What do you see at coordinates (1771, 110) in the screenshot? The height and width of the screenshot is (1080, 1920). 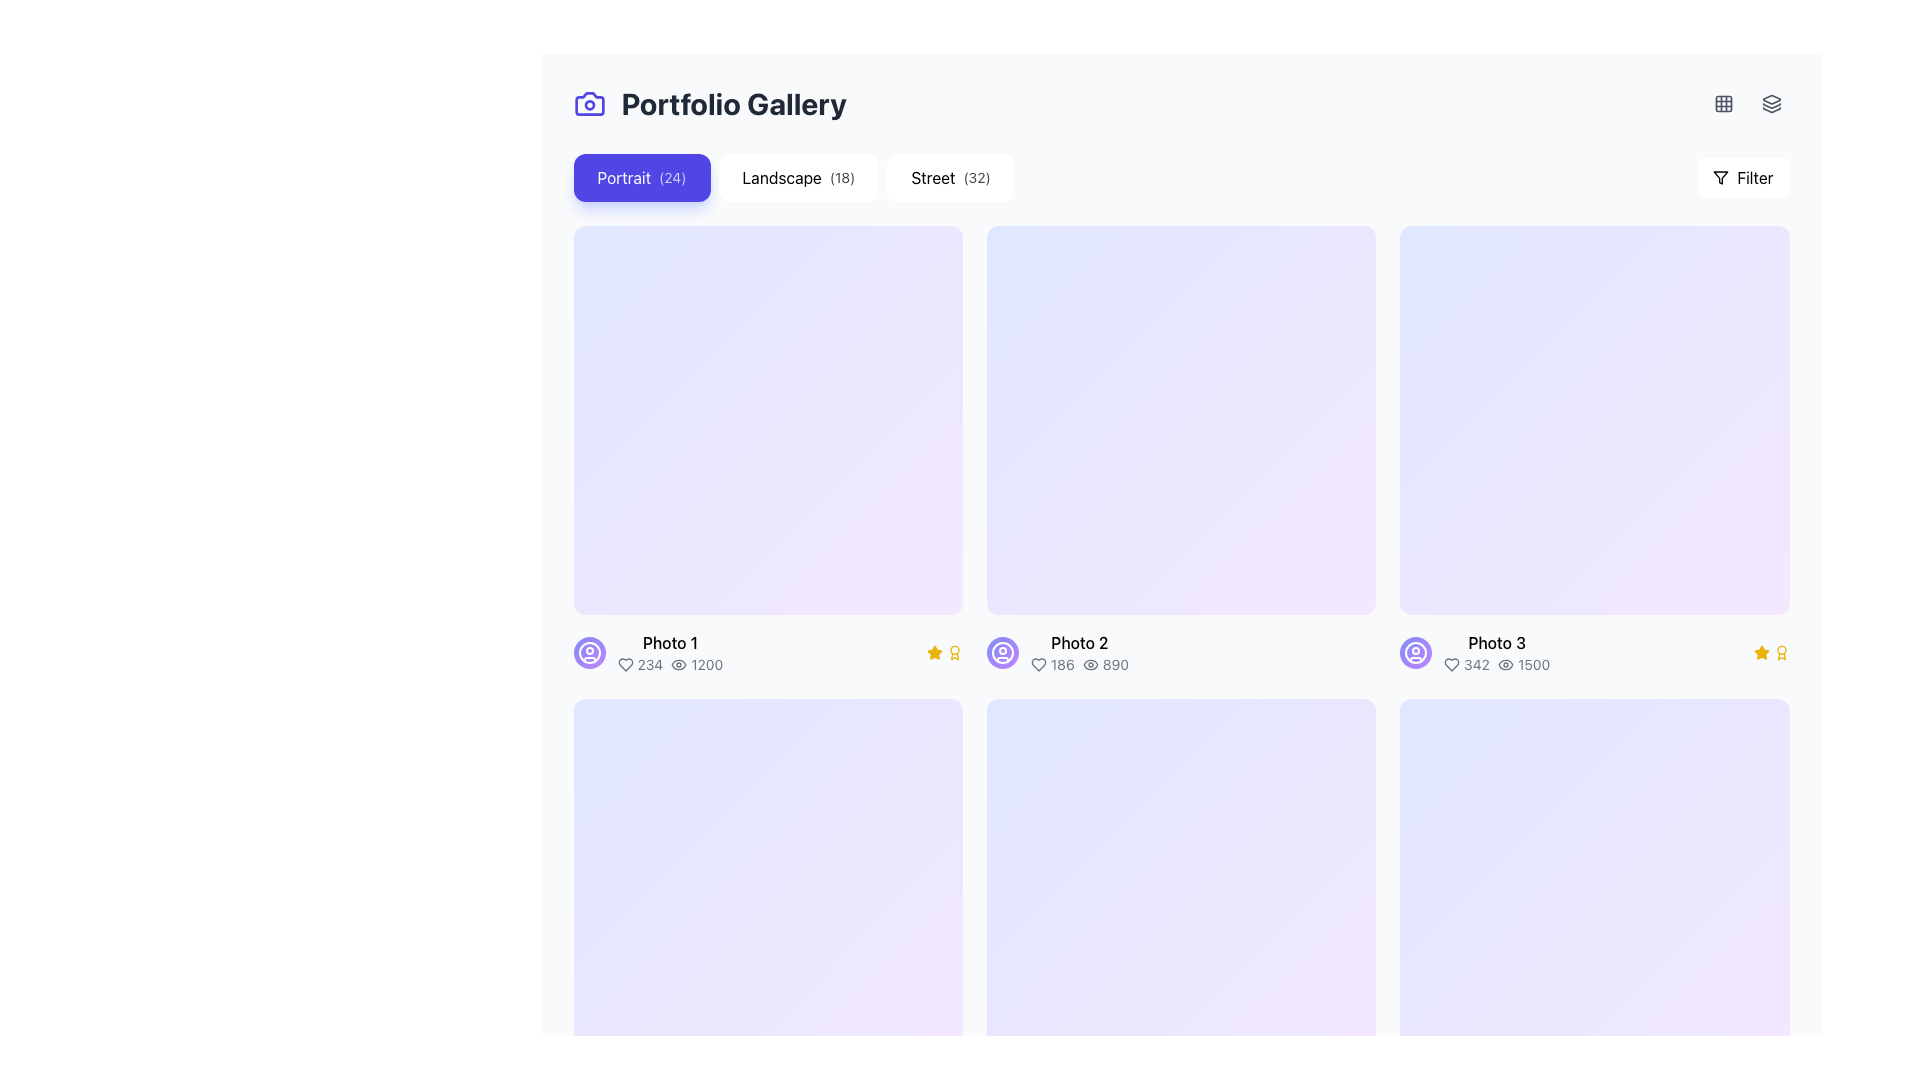 I see `the bottom-most layer of the stack icon located in the top-right corner of the interface, next to the filter button` at bounding box center [1771, 110].